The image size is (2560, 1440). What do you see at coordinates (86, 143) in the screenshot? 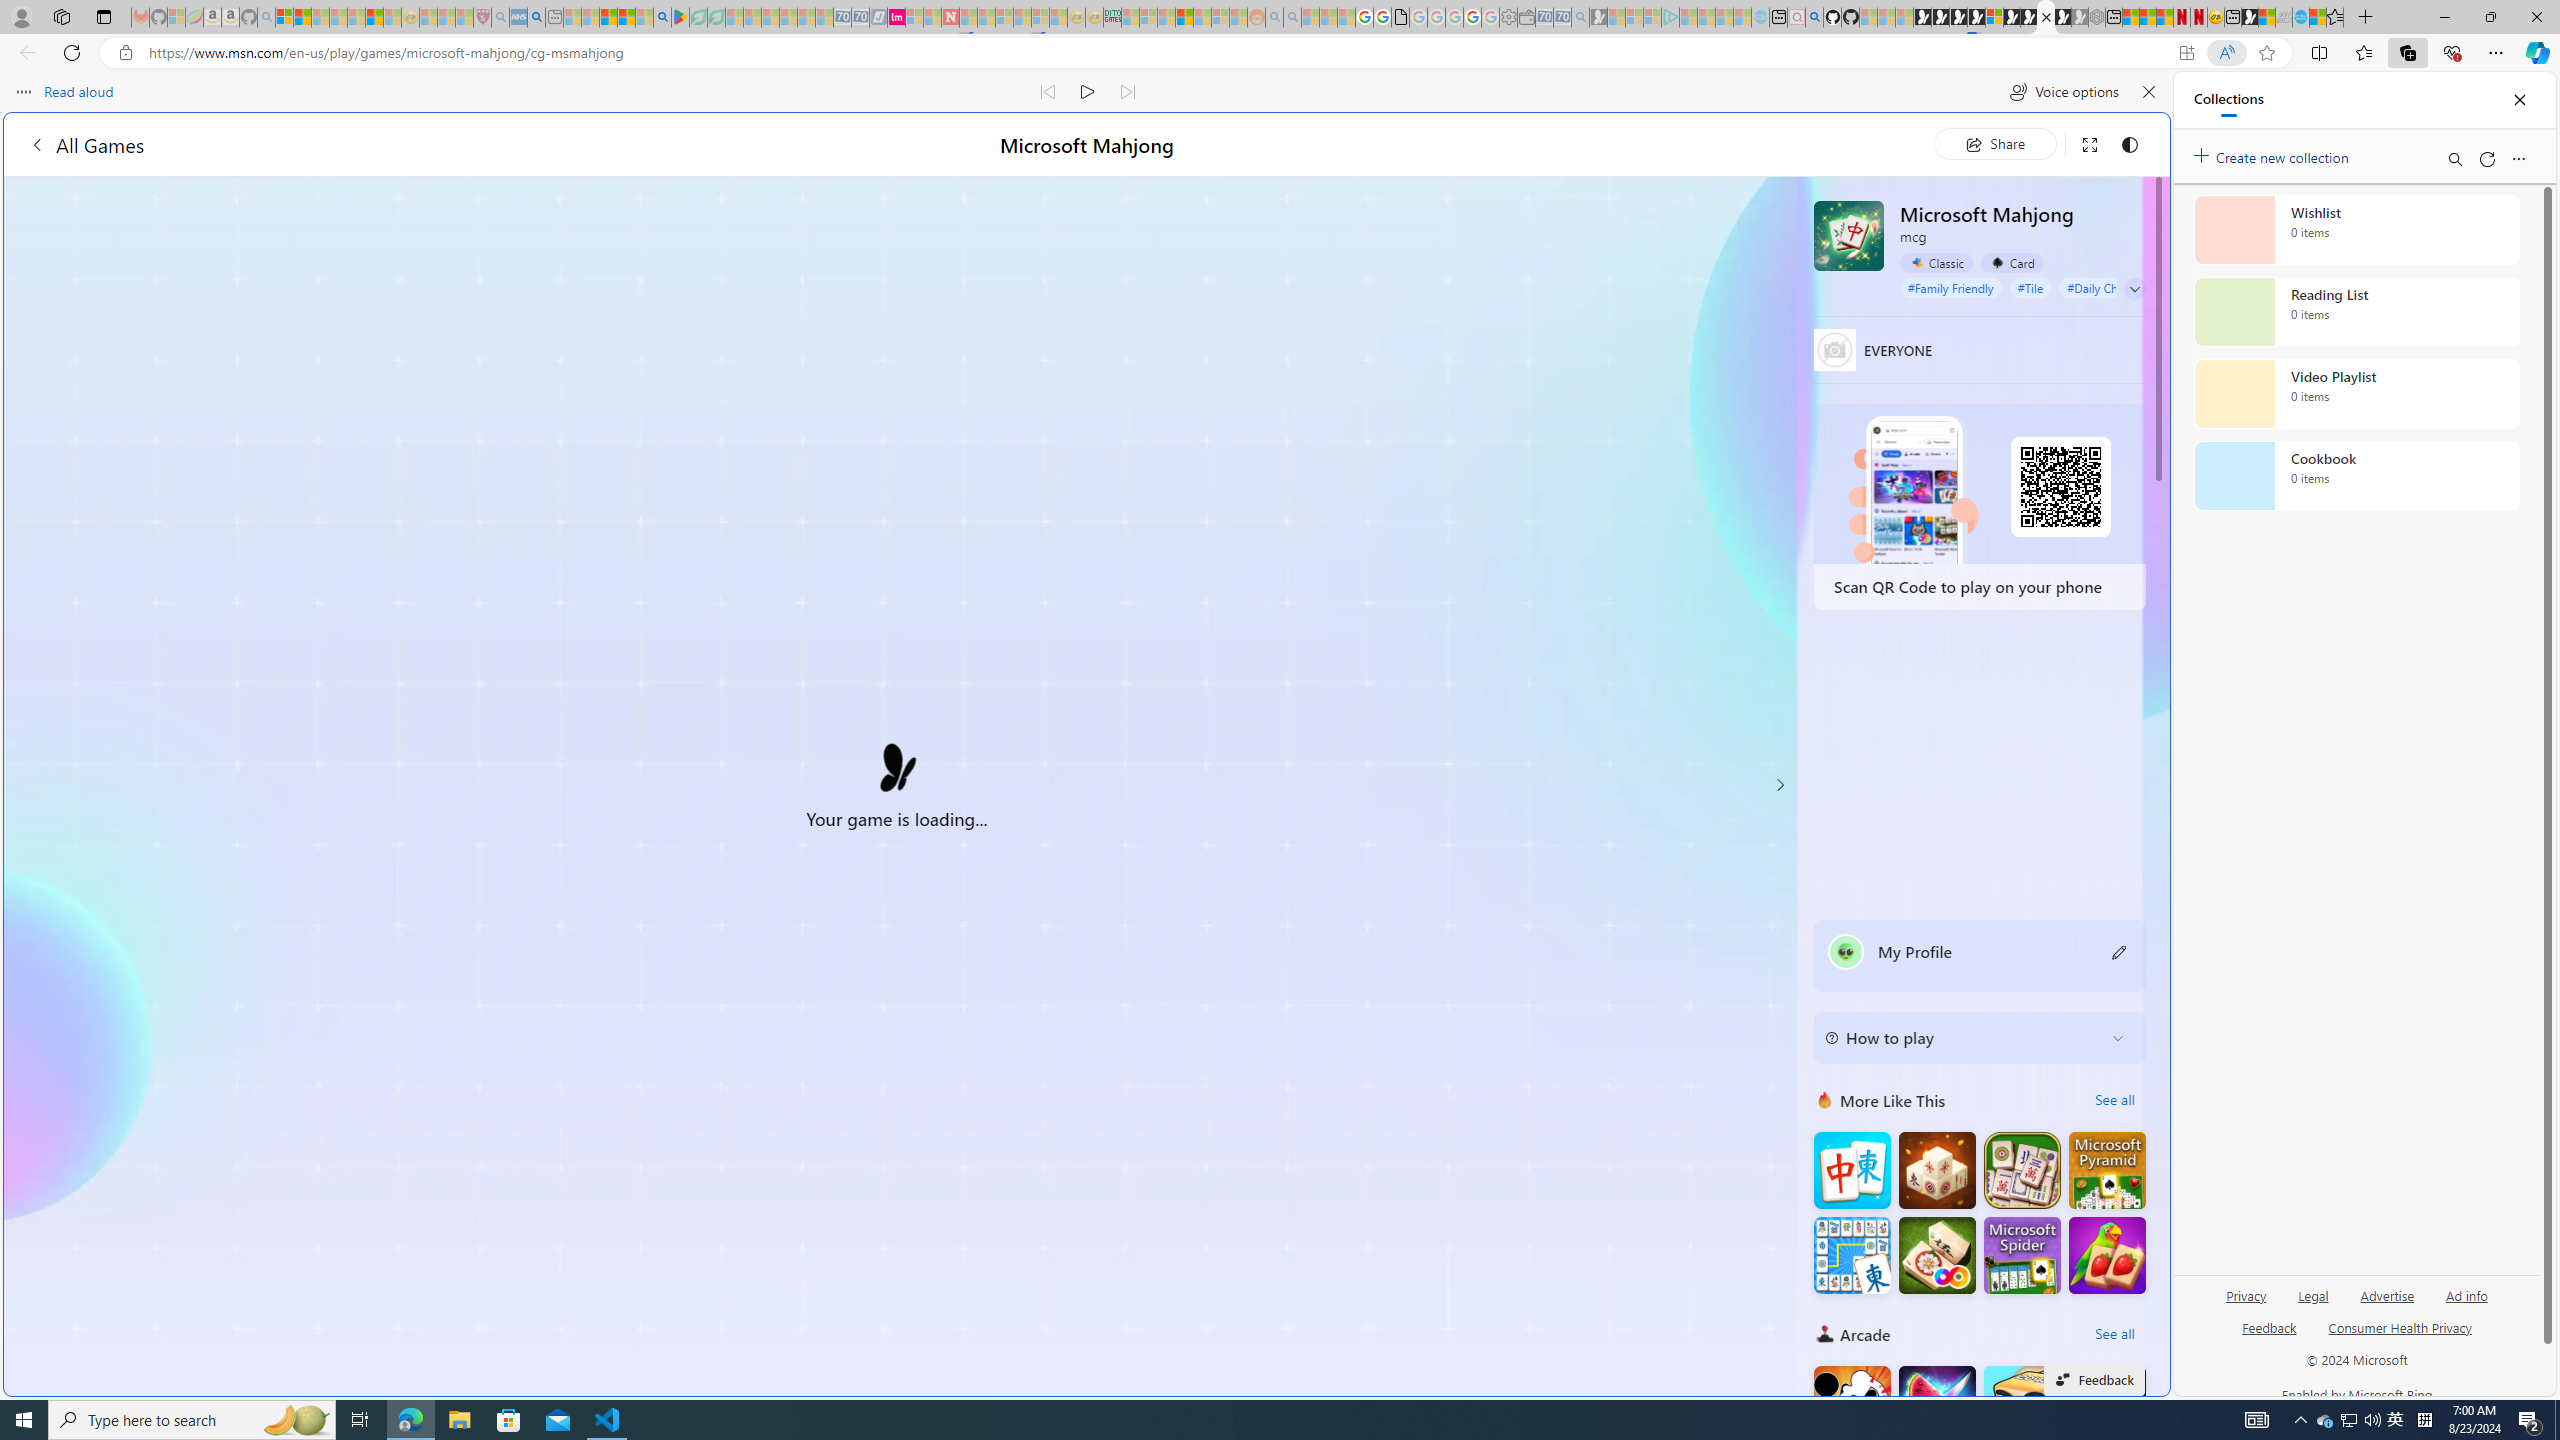
I see `'All Games'` at bounding box center [86, 143].